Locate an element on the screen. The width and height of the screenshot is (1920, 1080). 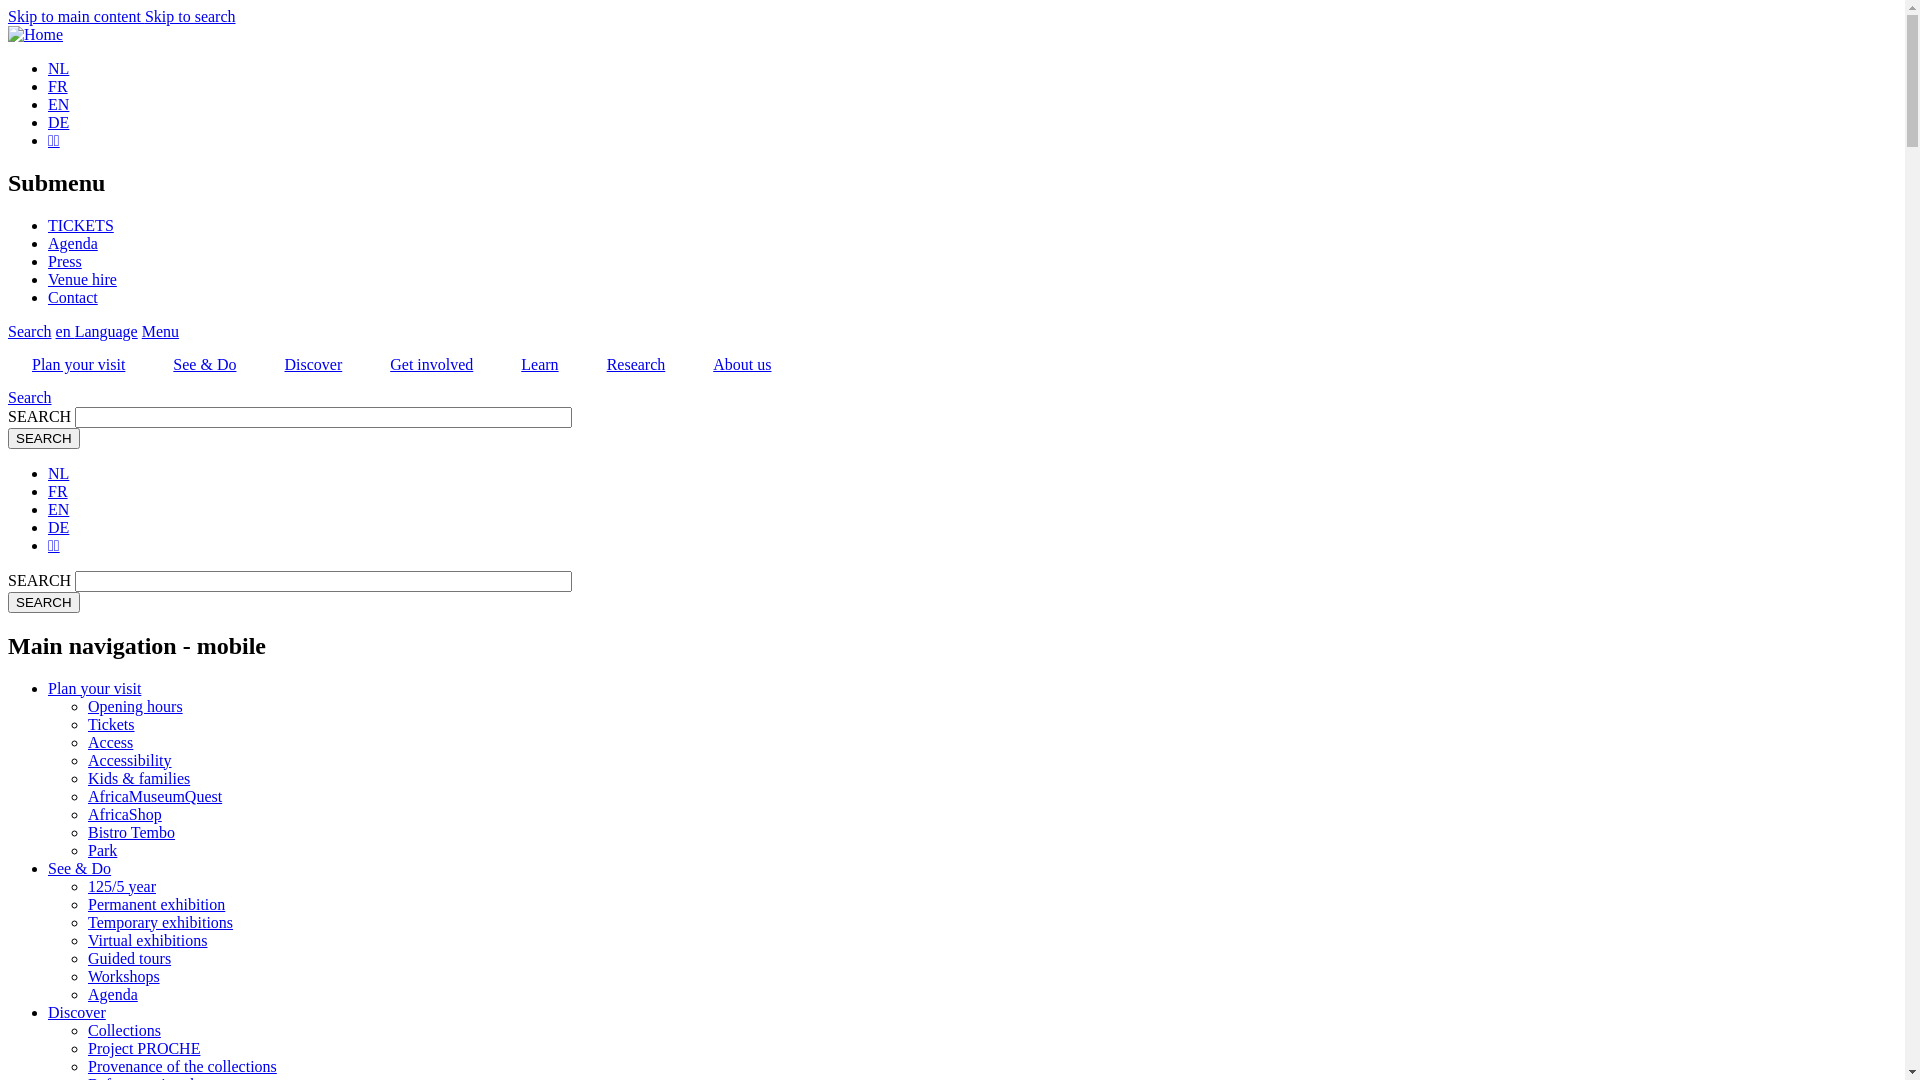
'Bistro Tembo' is located at coordinates (130, 832).